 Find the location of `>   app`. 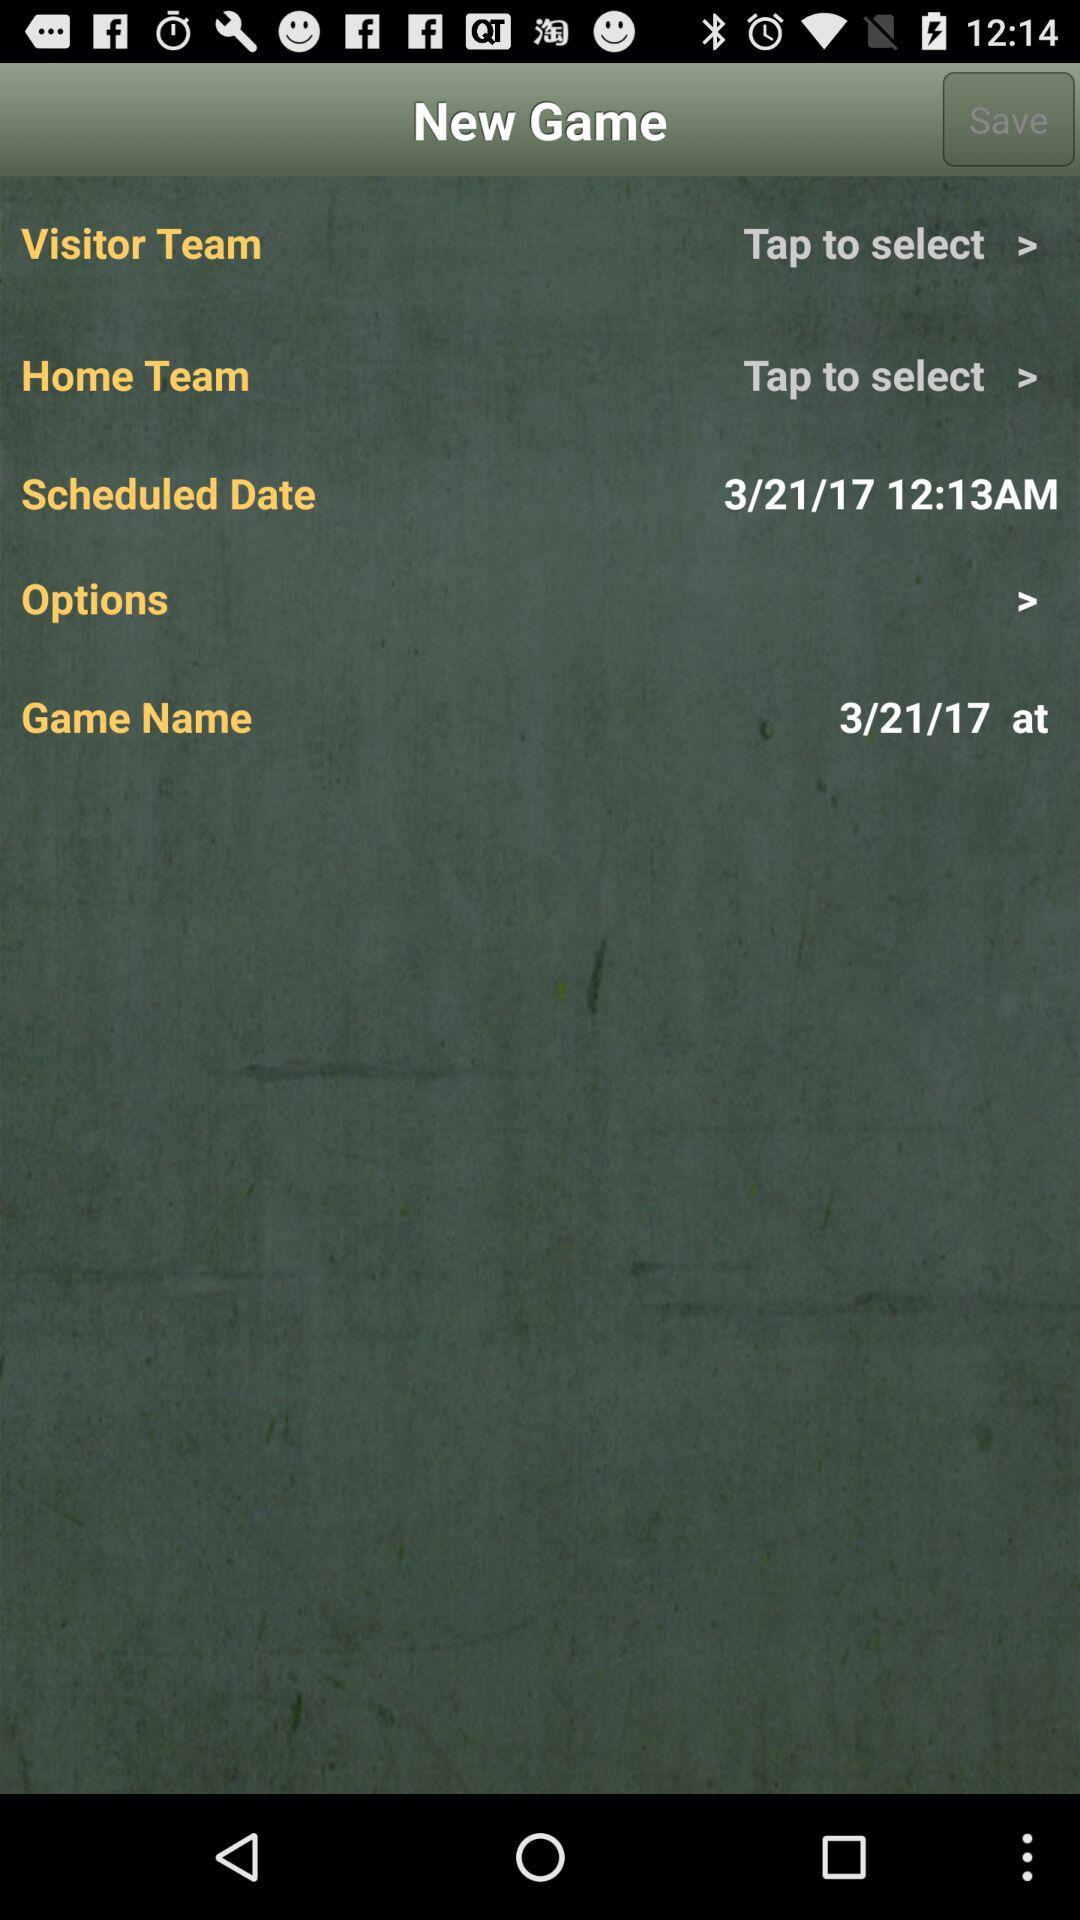

>   app is located at coordinates (798, 596).